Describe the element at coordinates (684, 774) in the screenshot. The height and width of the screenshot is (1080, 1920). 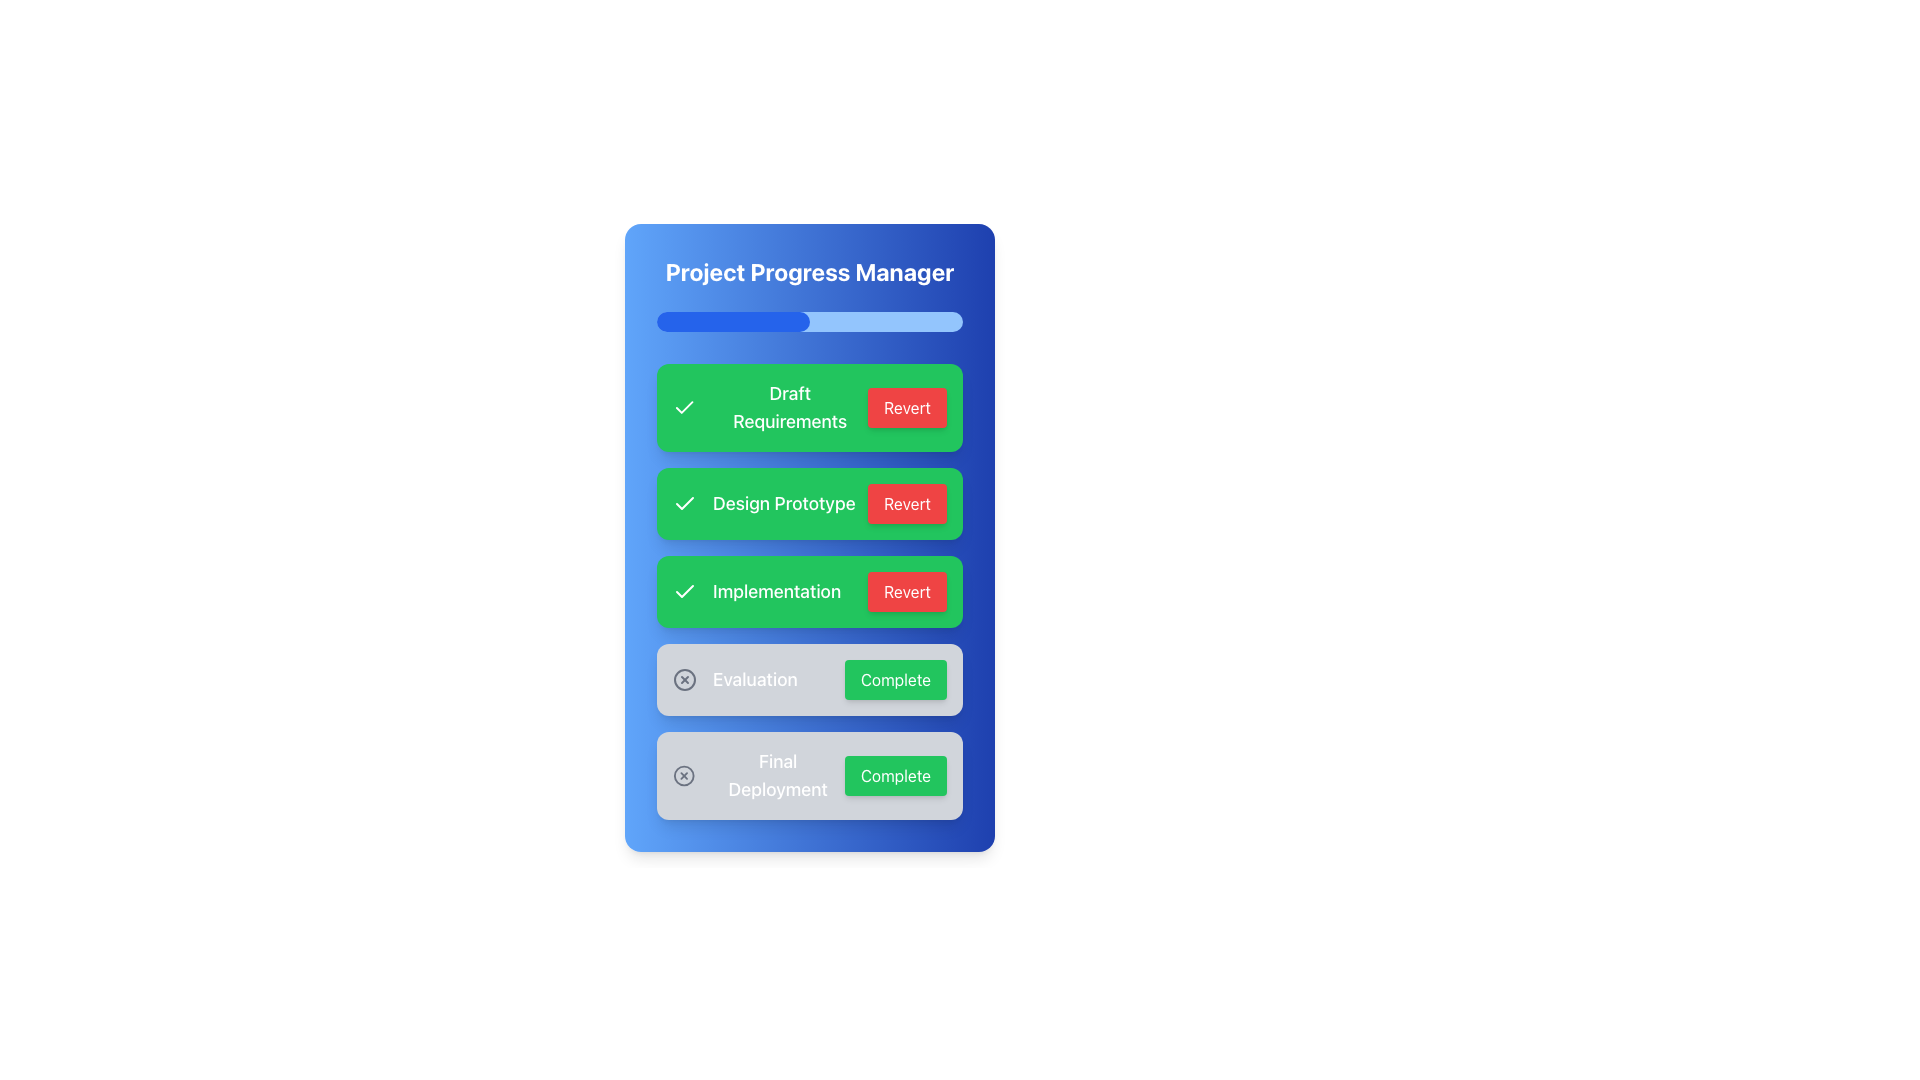
I see `the circular icon with a dark gray border and internal cross symbol, located in the 'Final Deployment' group, to the left of the 'Final Deployment' text` at that location.